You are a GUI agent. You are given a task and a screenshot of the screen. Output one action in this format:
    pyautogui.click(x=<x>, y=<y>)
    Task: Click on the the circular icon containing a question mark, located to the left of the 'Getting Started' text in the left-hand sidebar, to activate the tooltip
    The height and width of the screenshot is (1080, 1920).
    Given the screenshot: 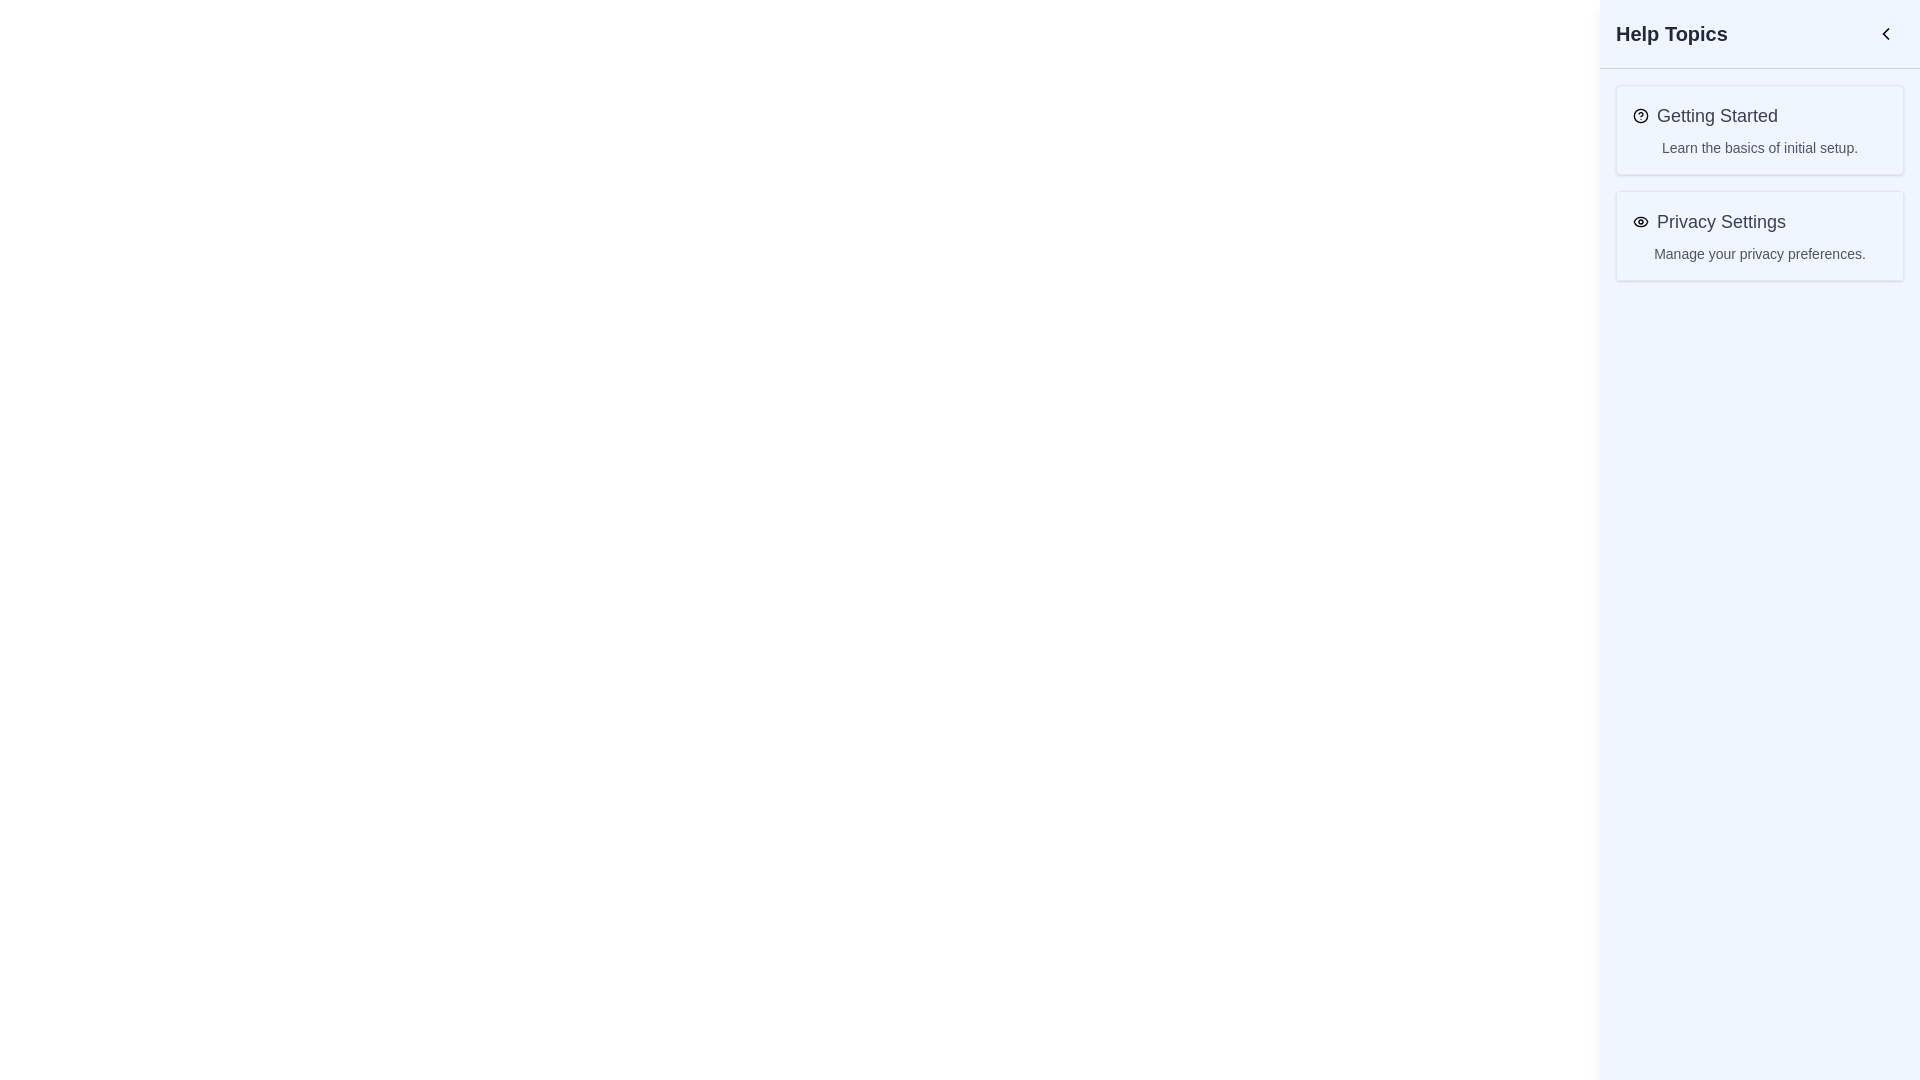 What is the action you would take?
    pyautogui.click(x=1641, y=115)
    